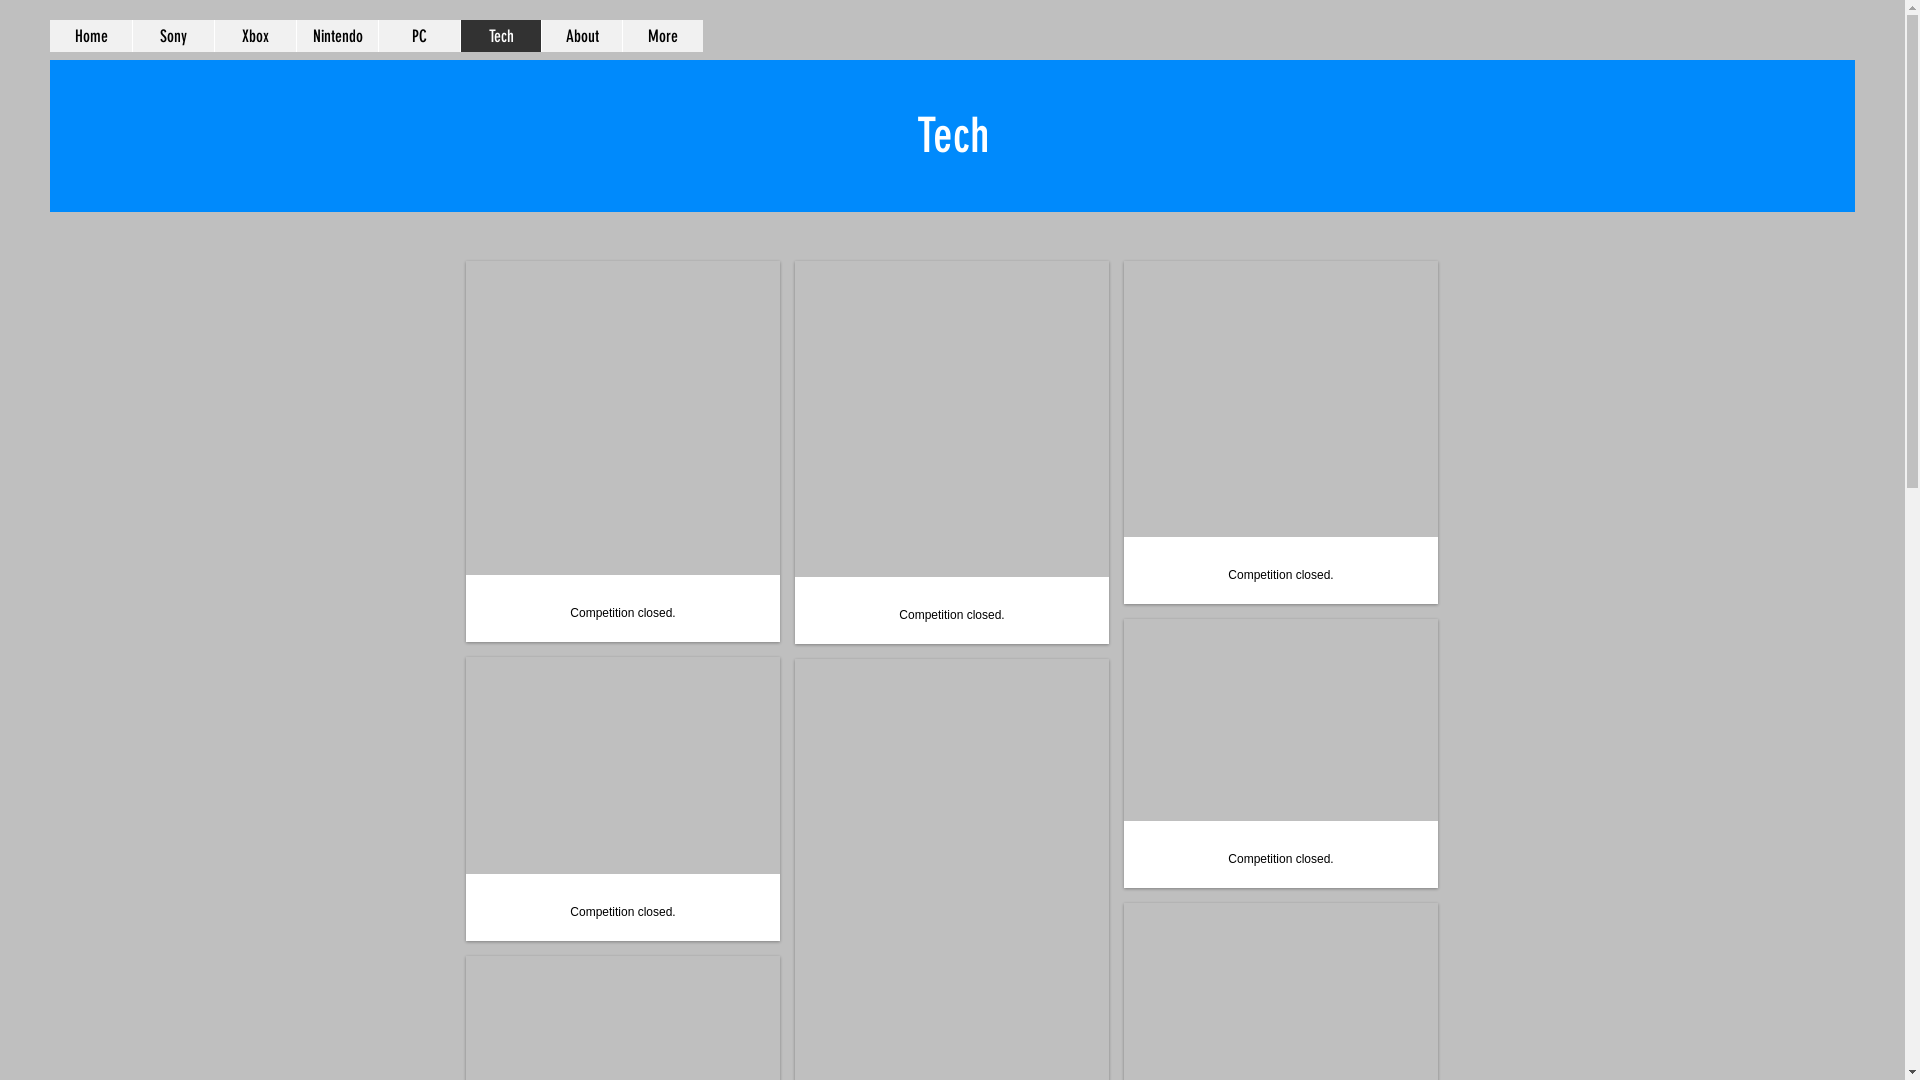 The width and height of the screenshot is (1920, 1080). I want to click on 'PC', so click(417, 35).